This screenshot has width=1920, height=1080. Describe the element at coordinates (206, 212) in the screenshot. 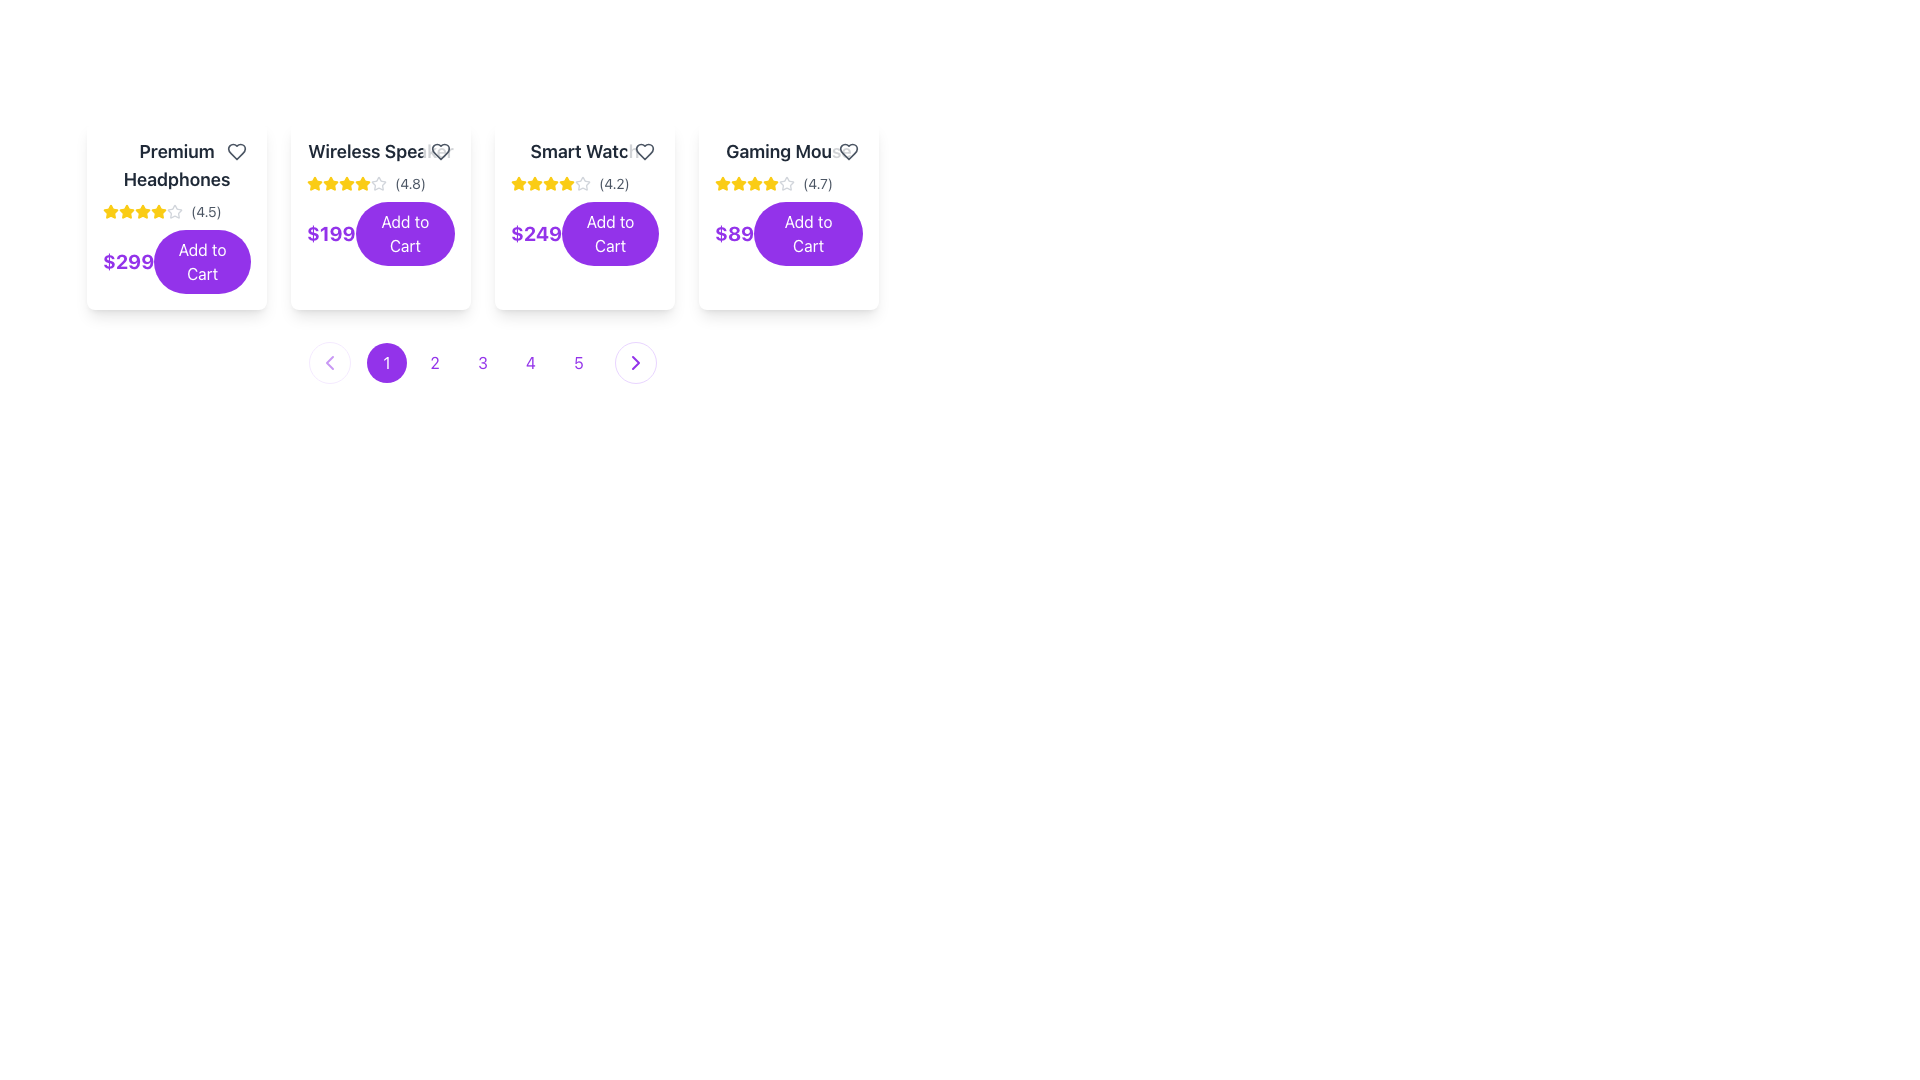

I see `the Text Label that displays the numeric rating associated with the product, located to the right of the yellow-filled star icons on the second card in the first row of a grid layout` at that location.